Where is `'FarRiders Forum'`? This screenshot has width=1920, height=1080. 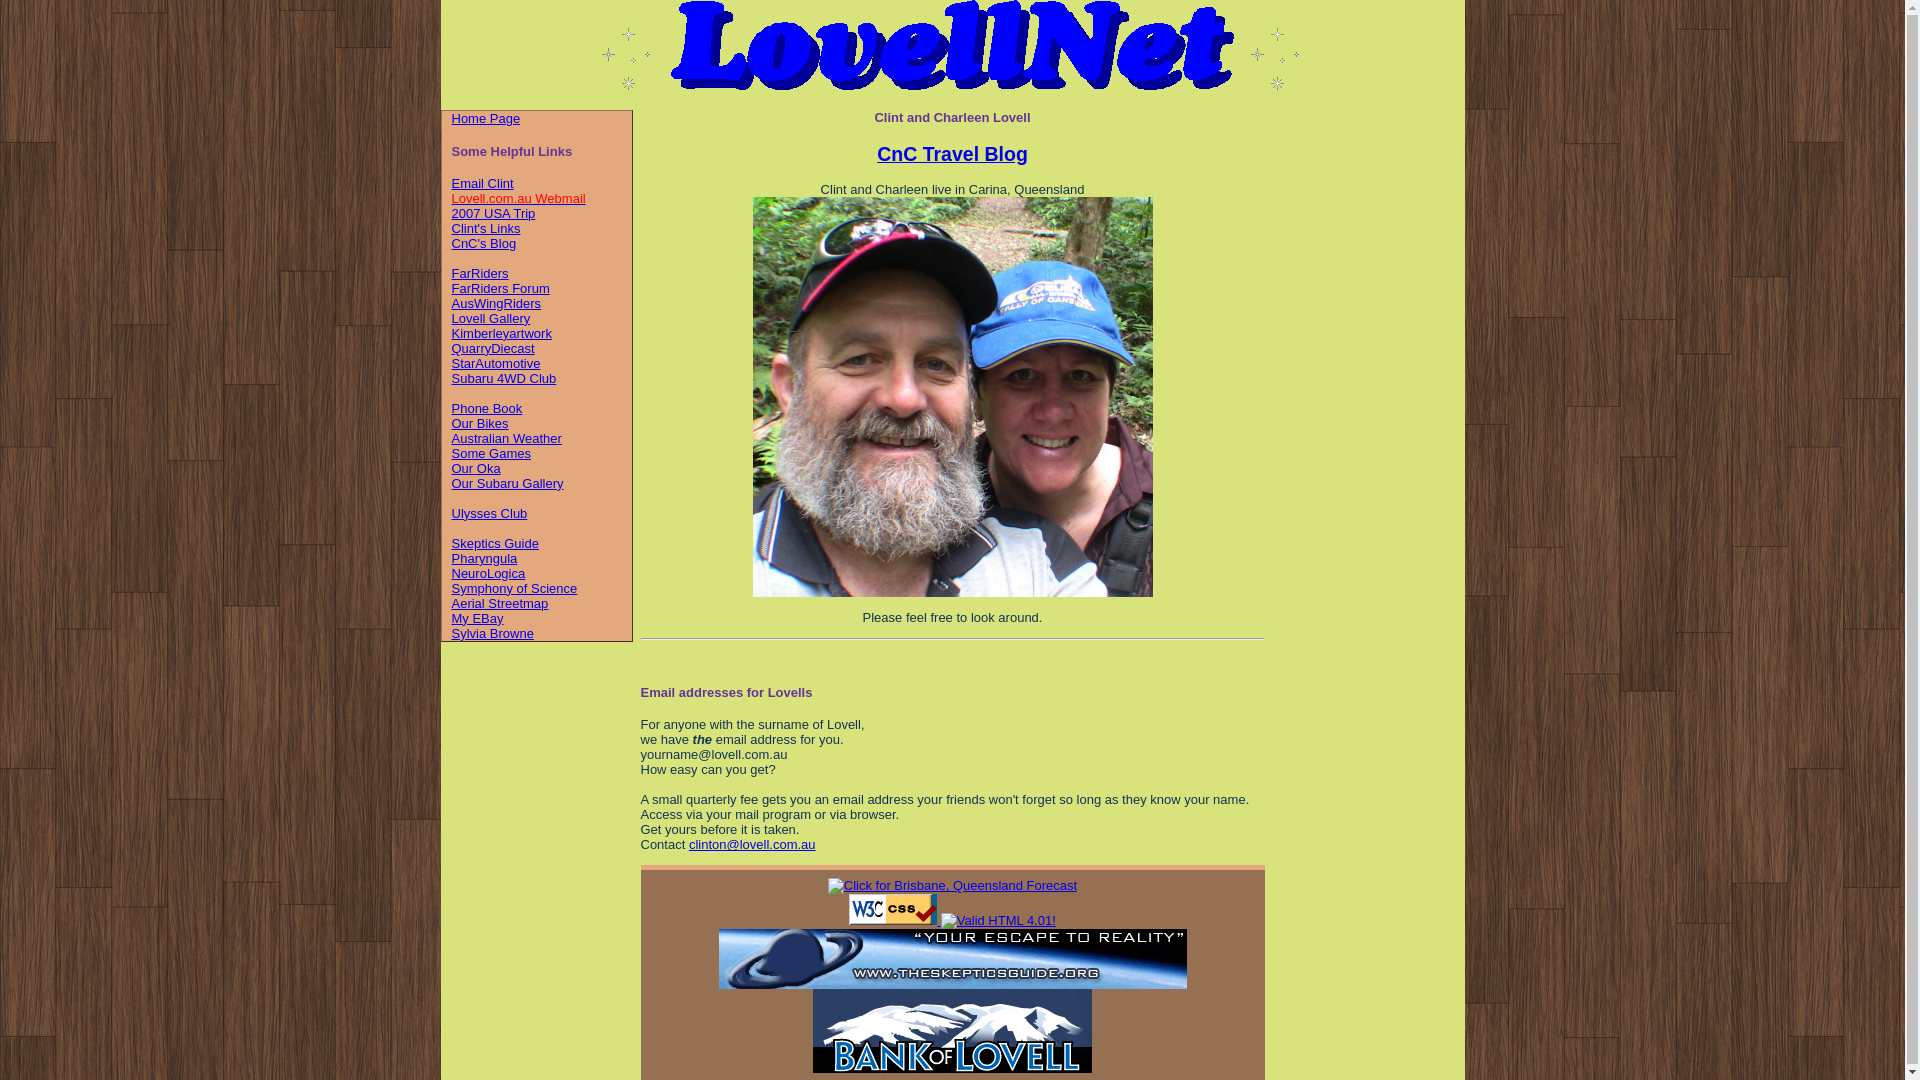
'FarRiders Forum' is located at coordinates (500, 288).